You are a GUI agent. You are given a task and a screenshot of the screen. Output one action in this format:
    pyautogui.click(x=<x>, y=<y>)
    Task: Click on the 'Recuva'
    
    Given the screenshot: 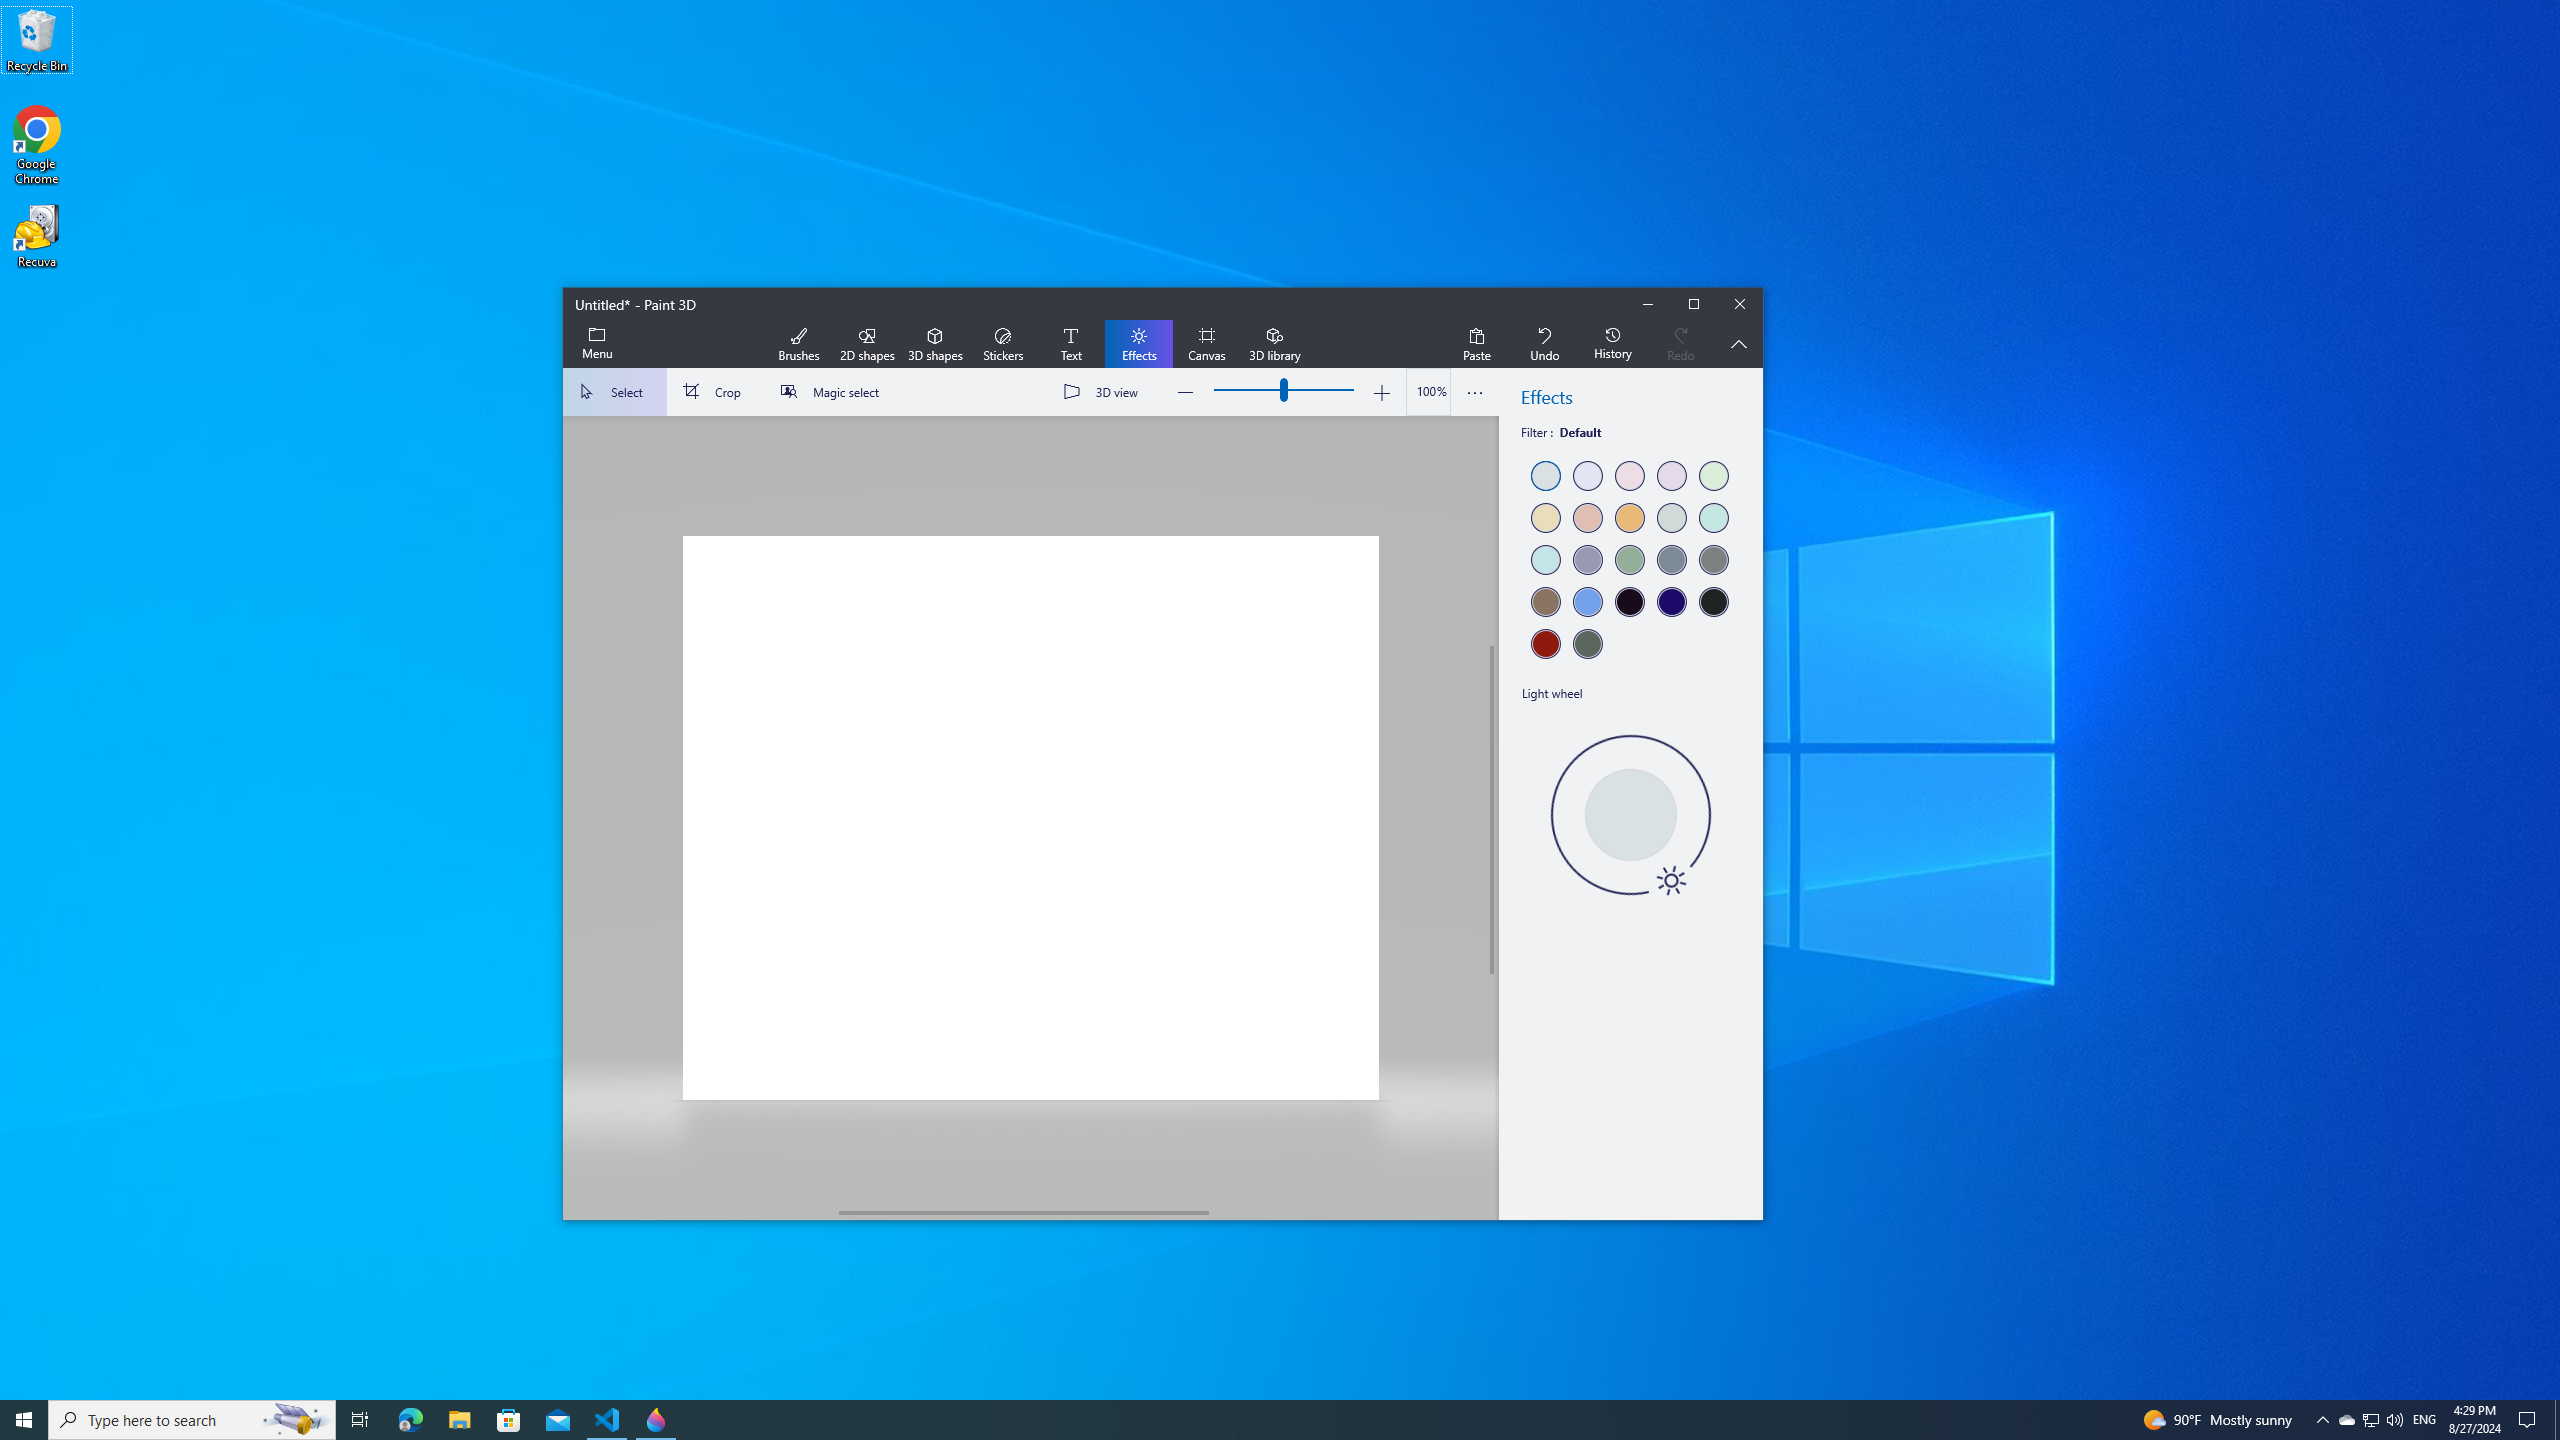 What is the action you would take?
    pyautogui.click(x=36, y=235)
    